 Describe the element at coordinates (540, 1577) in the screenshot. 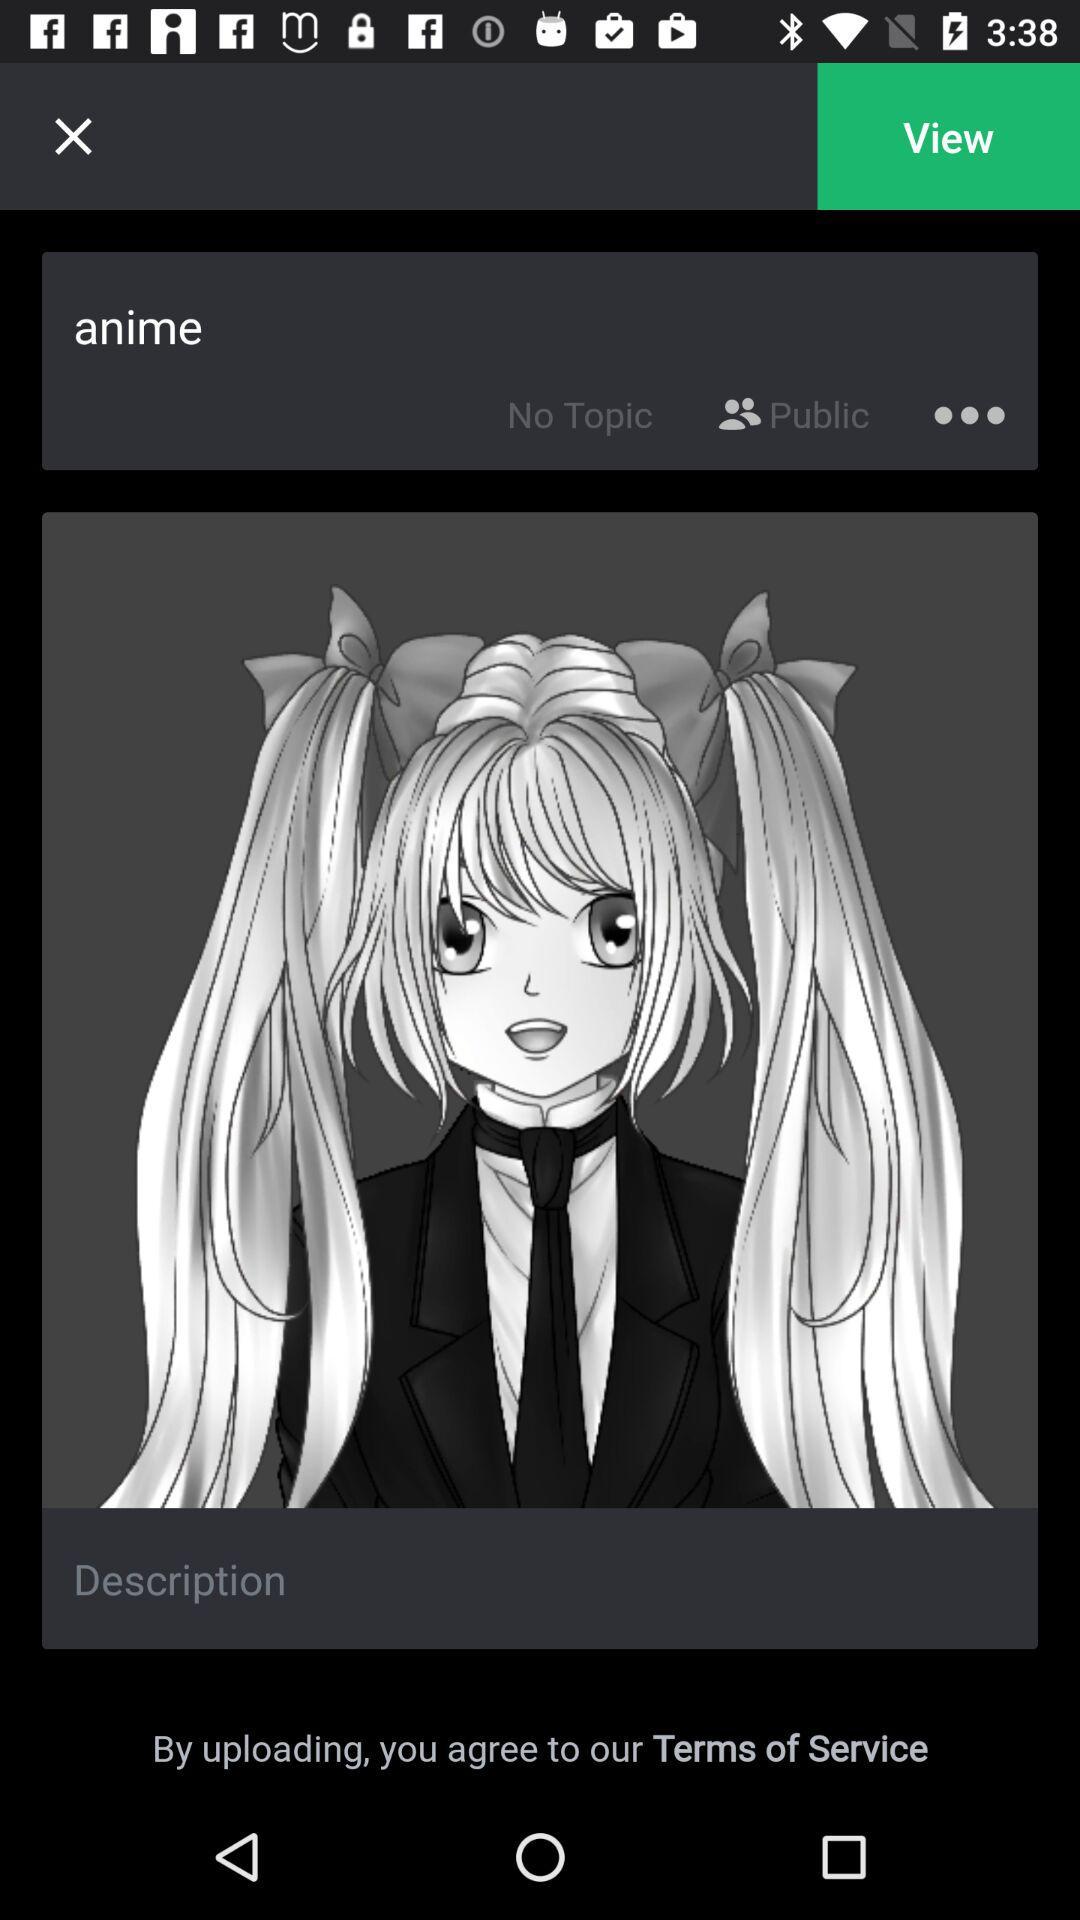

I see `write description` at that location.